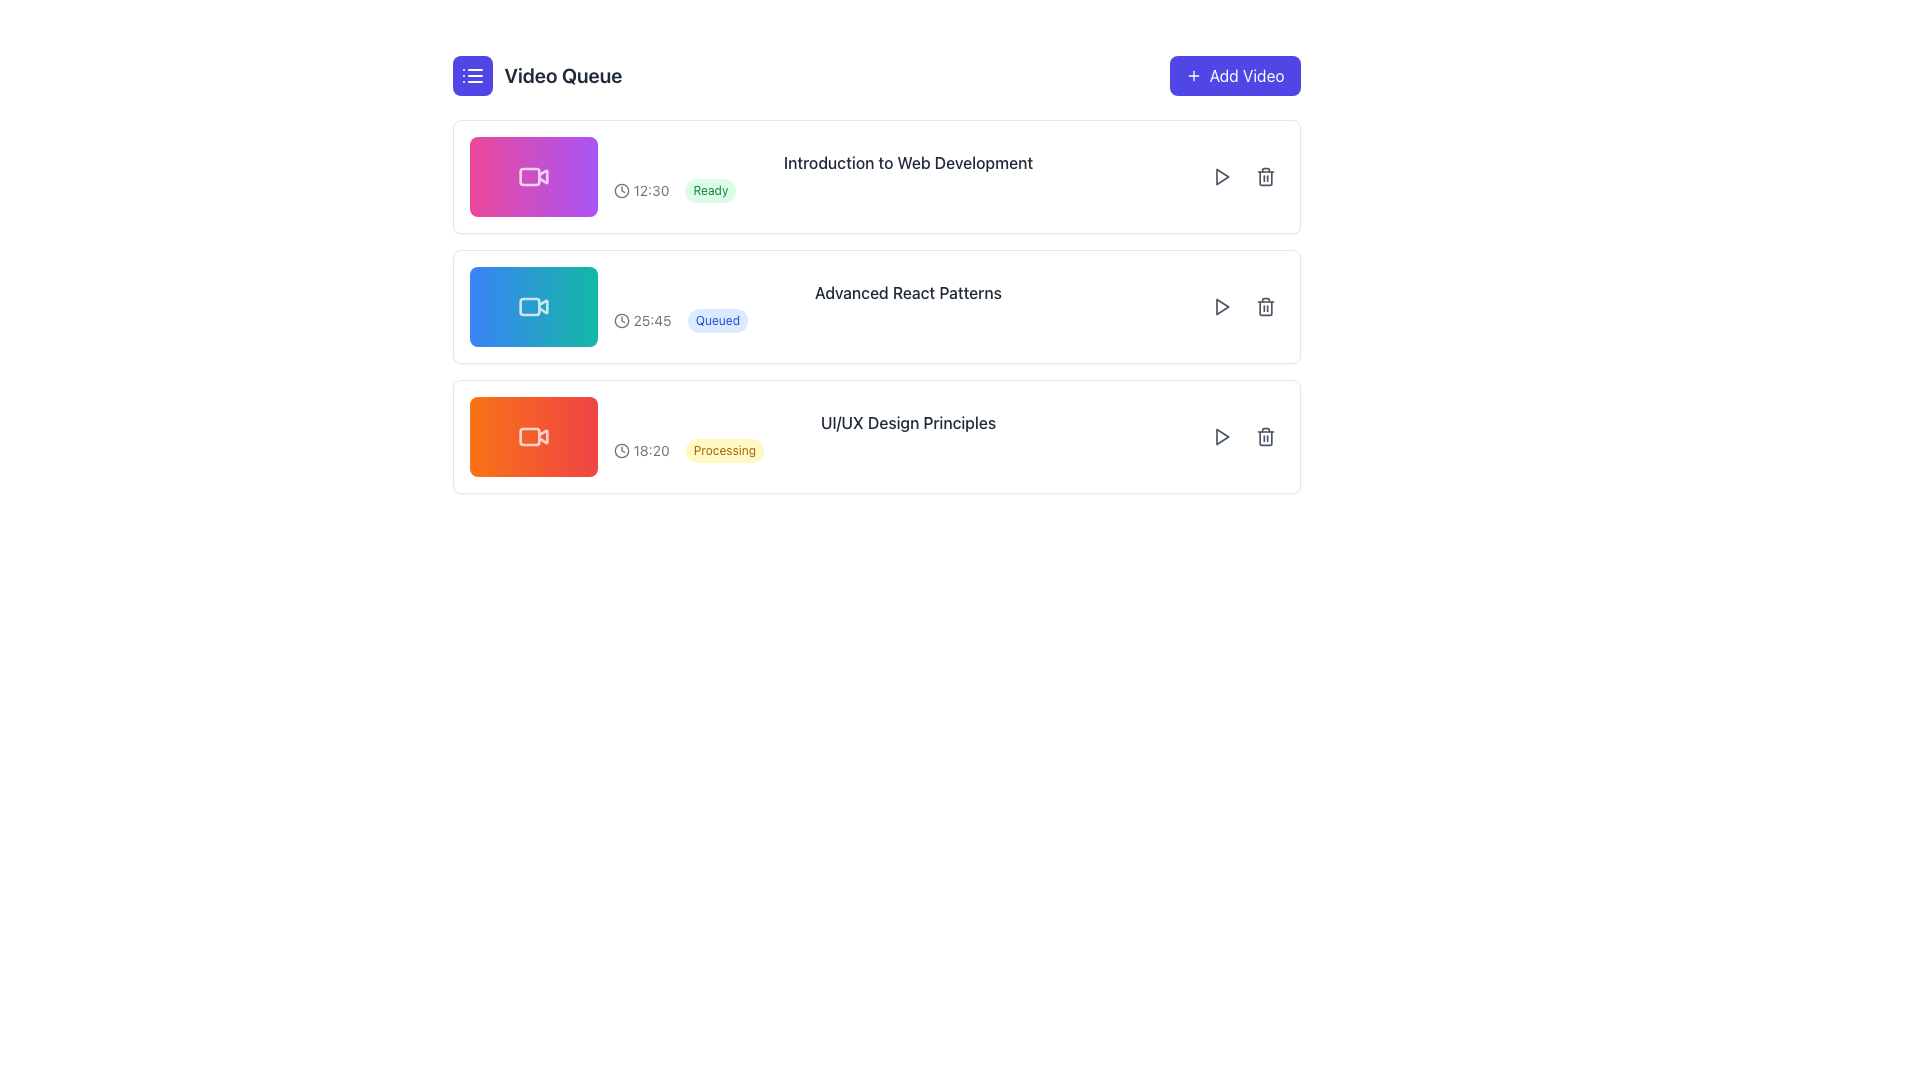  Describe the element at coordinates (471, 75) in the screenshot. I see `the menu toggle button located at the top-left corner of the interface, adjacent to the 'Video Queue' title, for keyboard navigation` at that location.